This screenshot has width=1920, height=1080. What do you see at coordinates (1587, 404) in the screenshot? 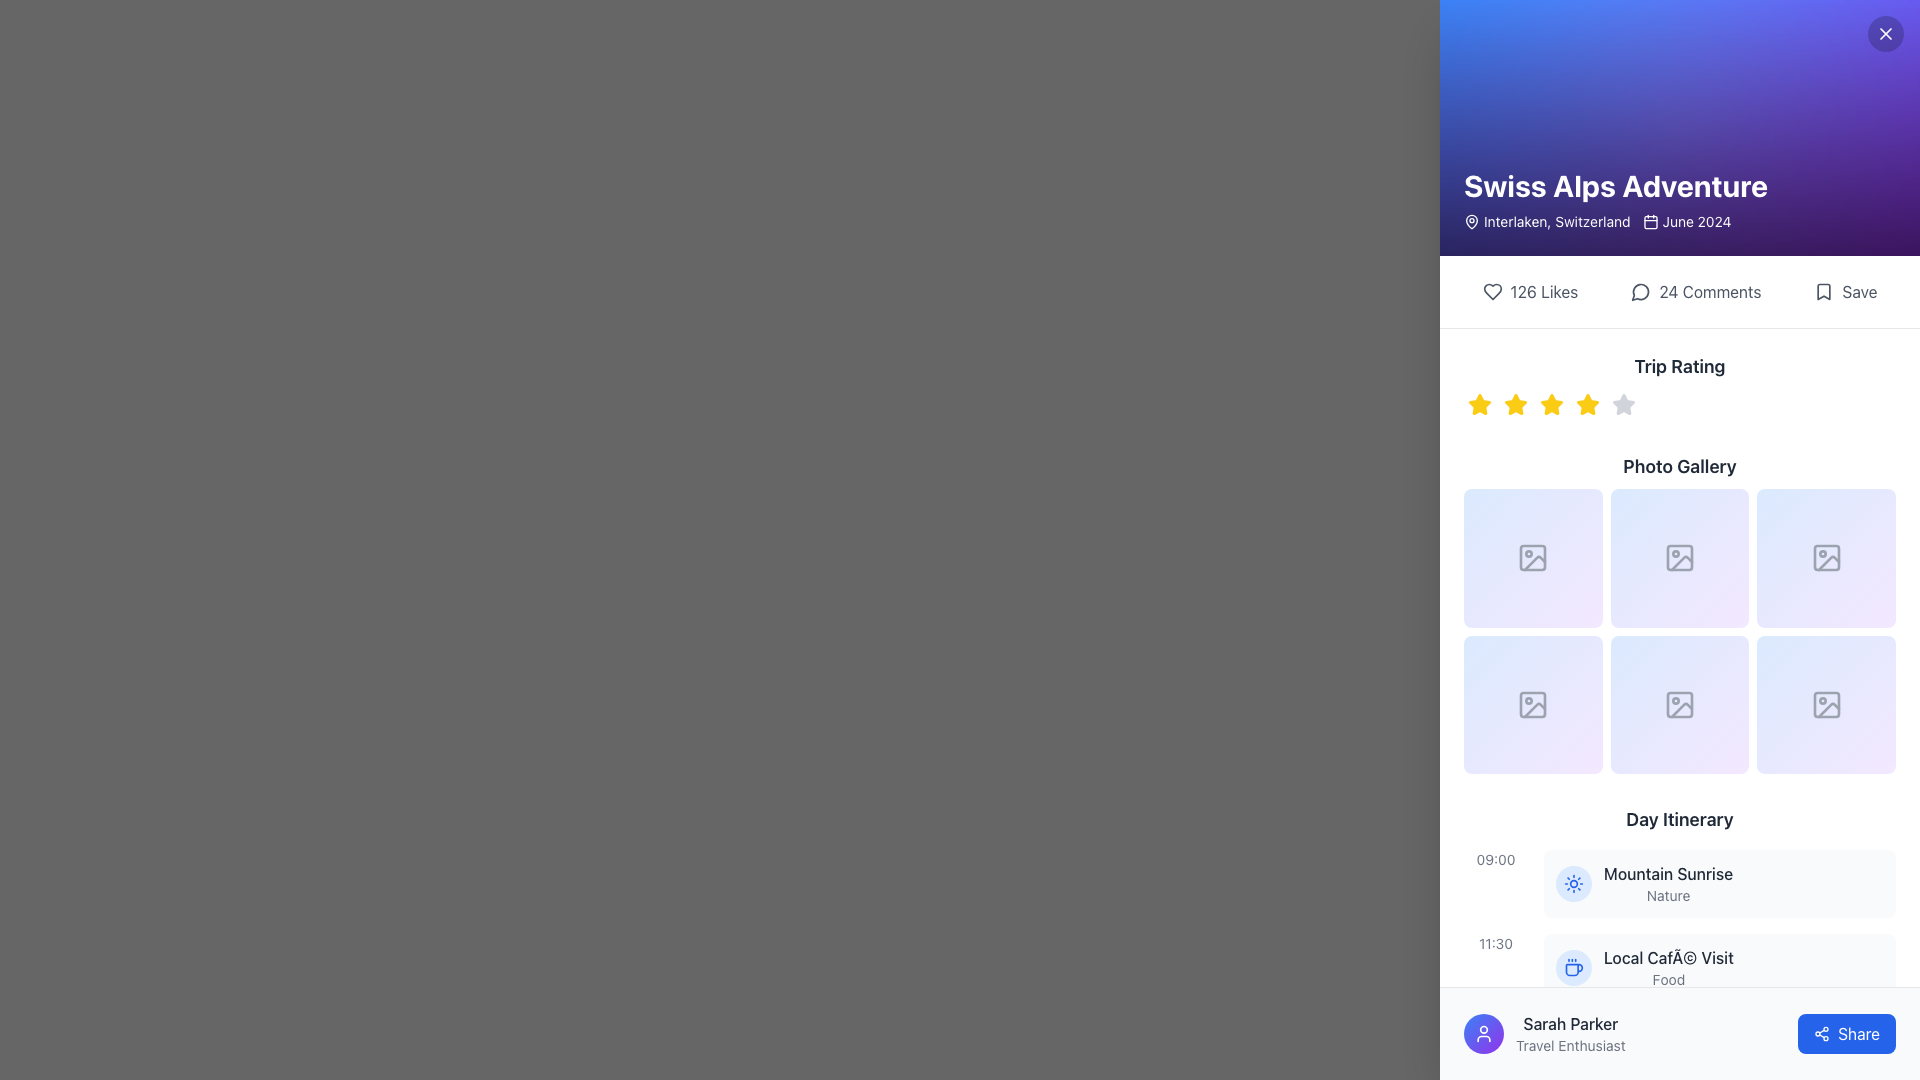
I see `keyboard navigation` at bounding box center [1587, 404].